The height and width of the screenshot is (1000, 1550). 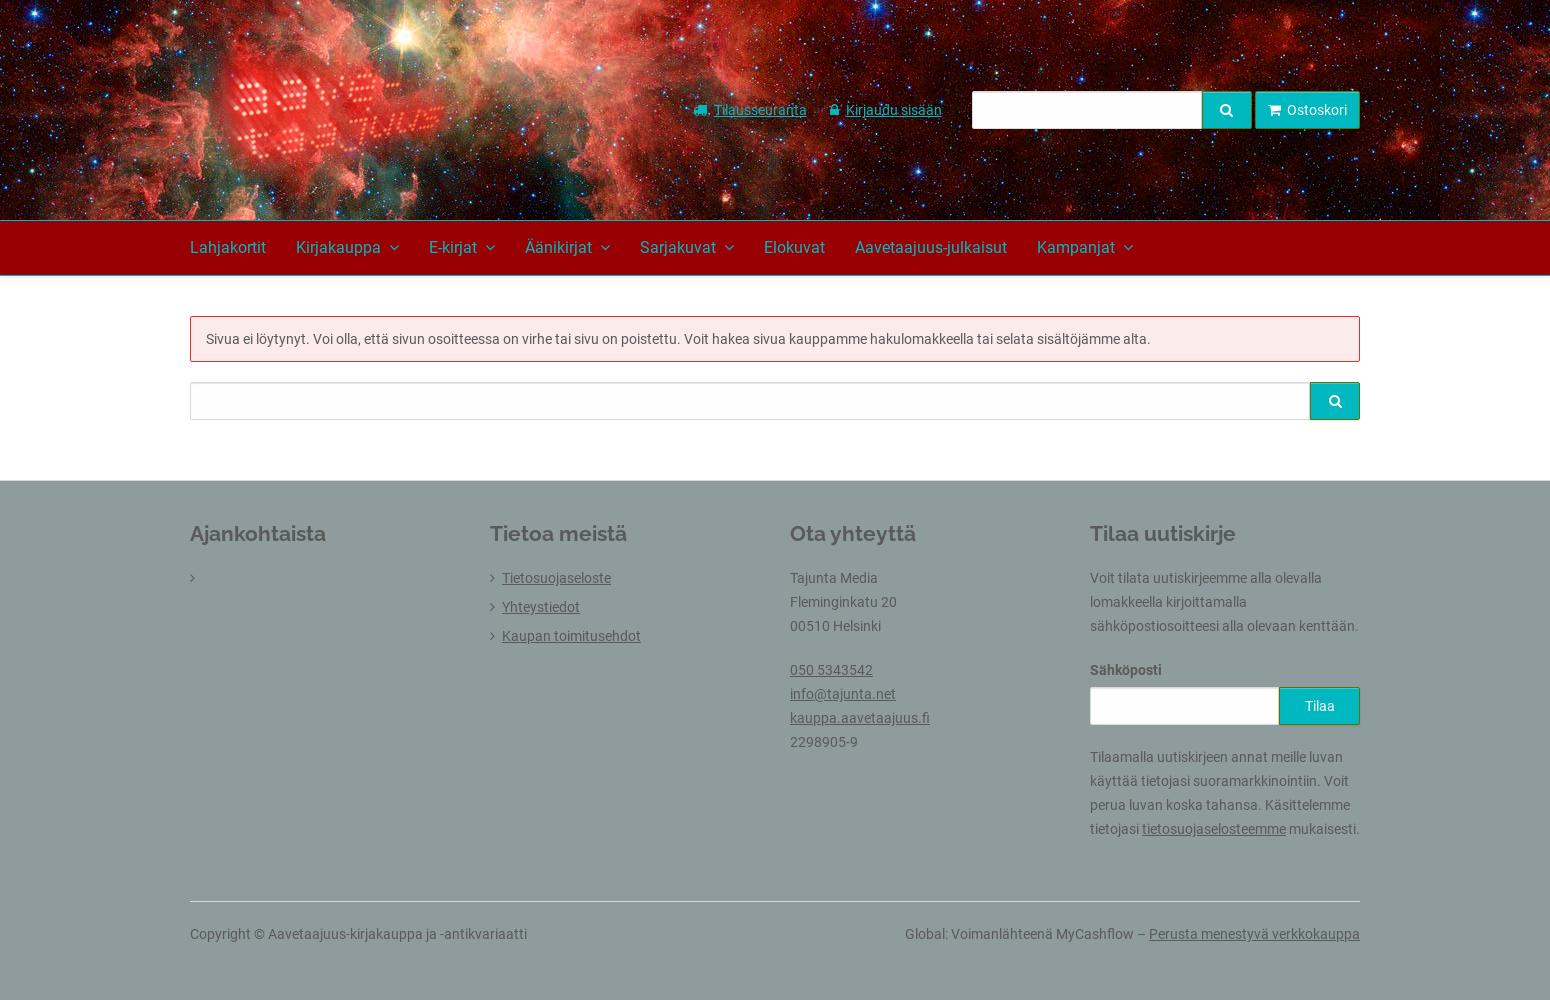 What do you see at coordinates (1036, 246) in the screenshot?
I see `'Kampanjat'` at bounding box center [1036, 246].